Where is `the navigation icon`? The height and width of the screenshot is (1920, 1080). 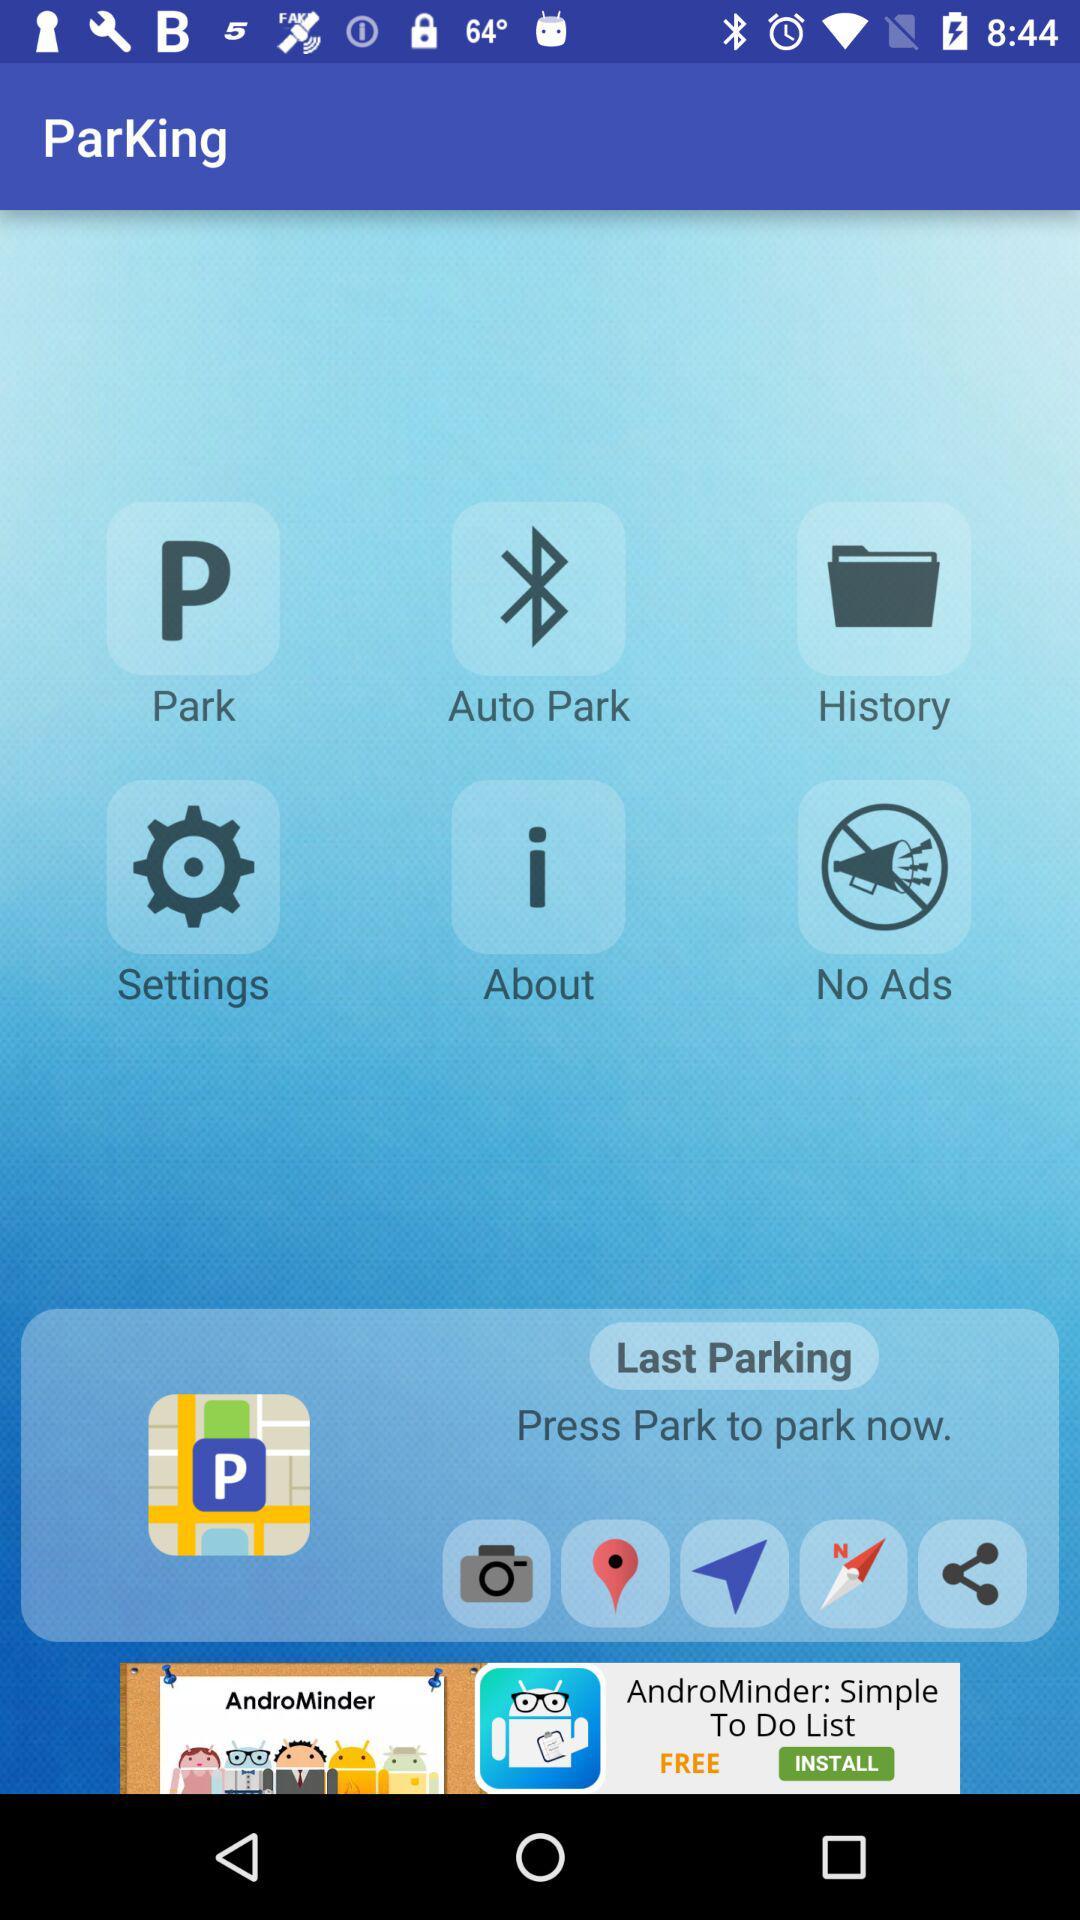
the navigation icon is located at coordinates (734, 1572).